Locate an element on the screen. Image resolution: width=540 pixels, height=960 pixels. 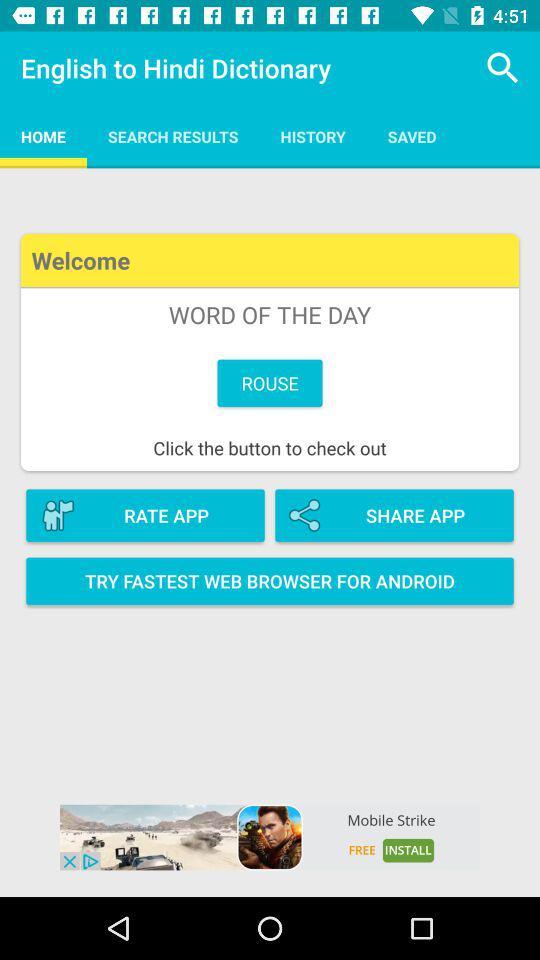
open advertisement for game mobile strike is located at coordinates (270, 837).